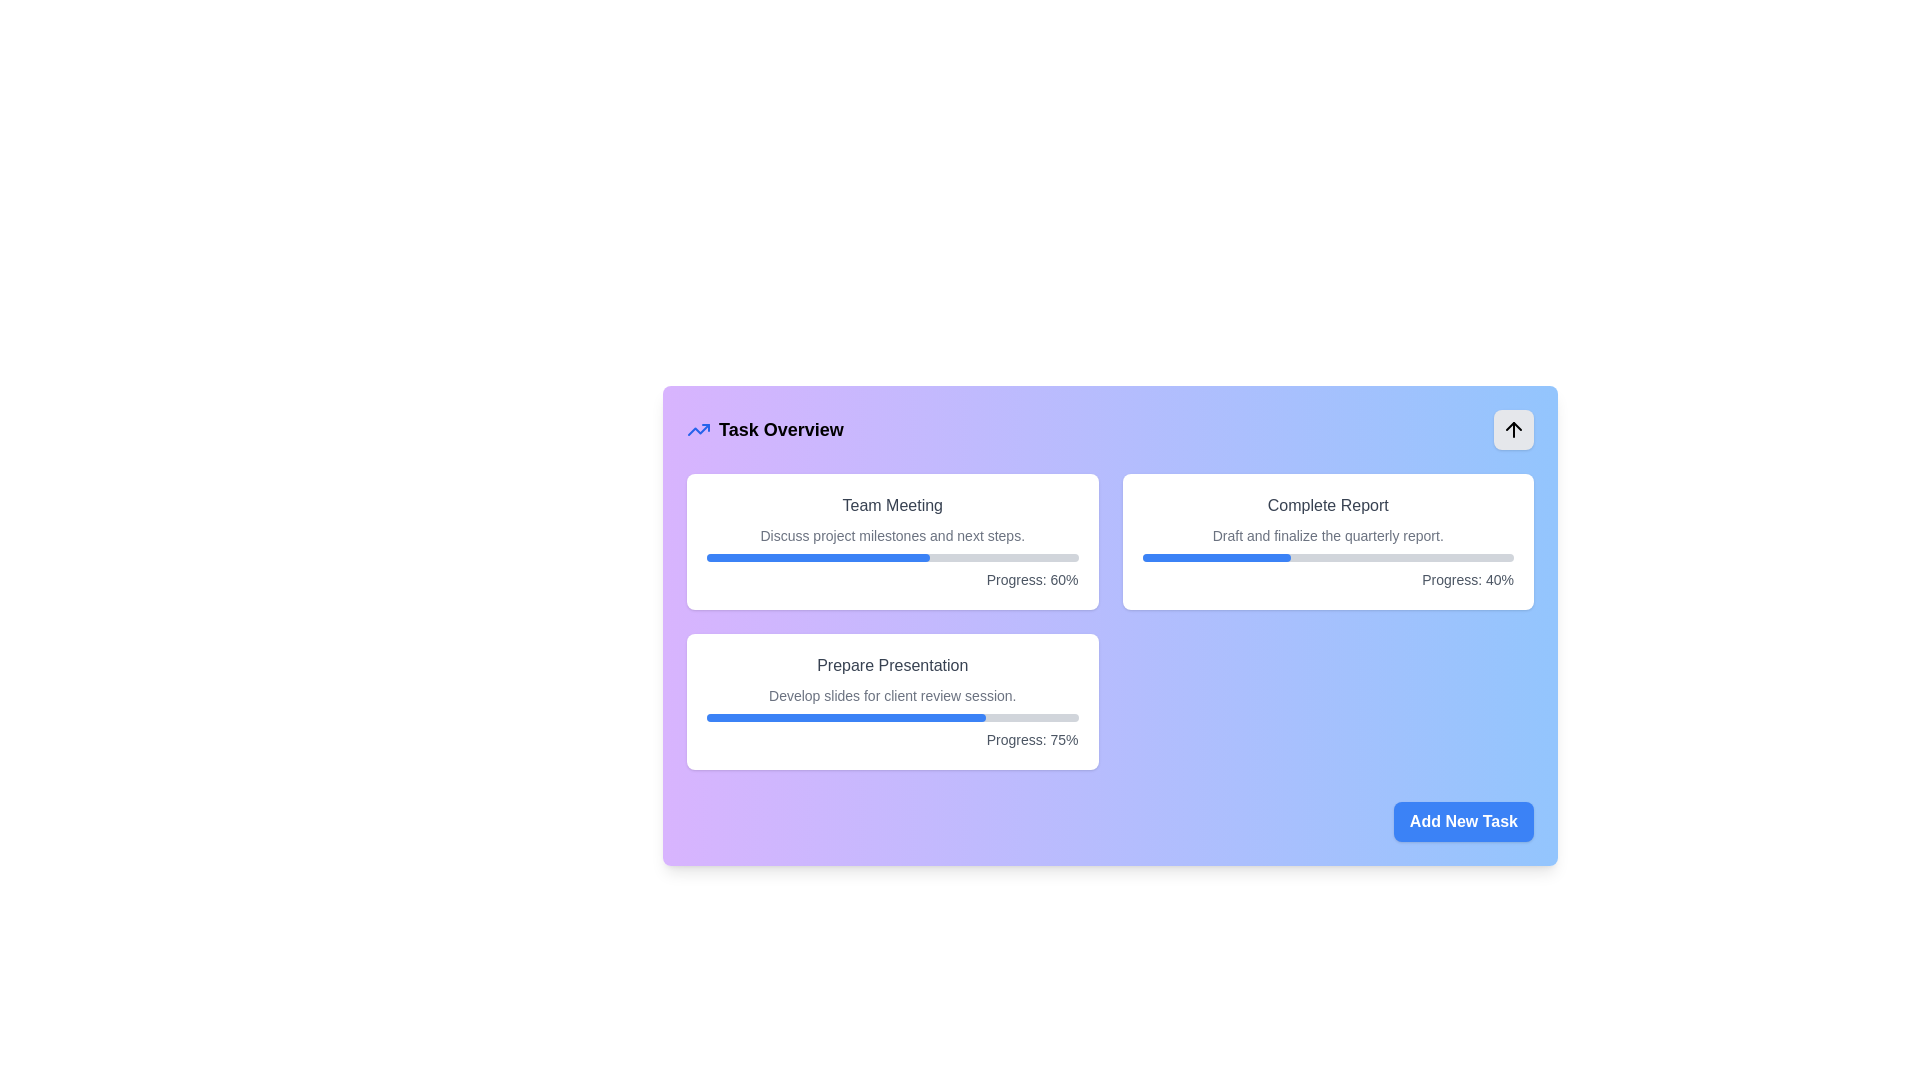  Describe the element at coordinates (1328, 504) in the screenshot. I see `the 'Complete Report' text label at the top of the task card` at that location.